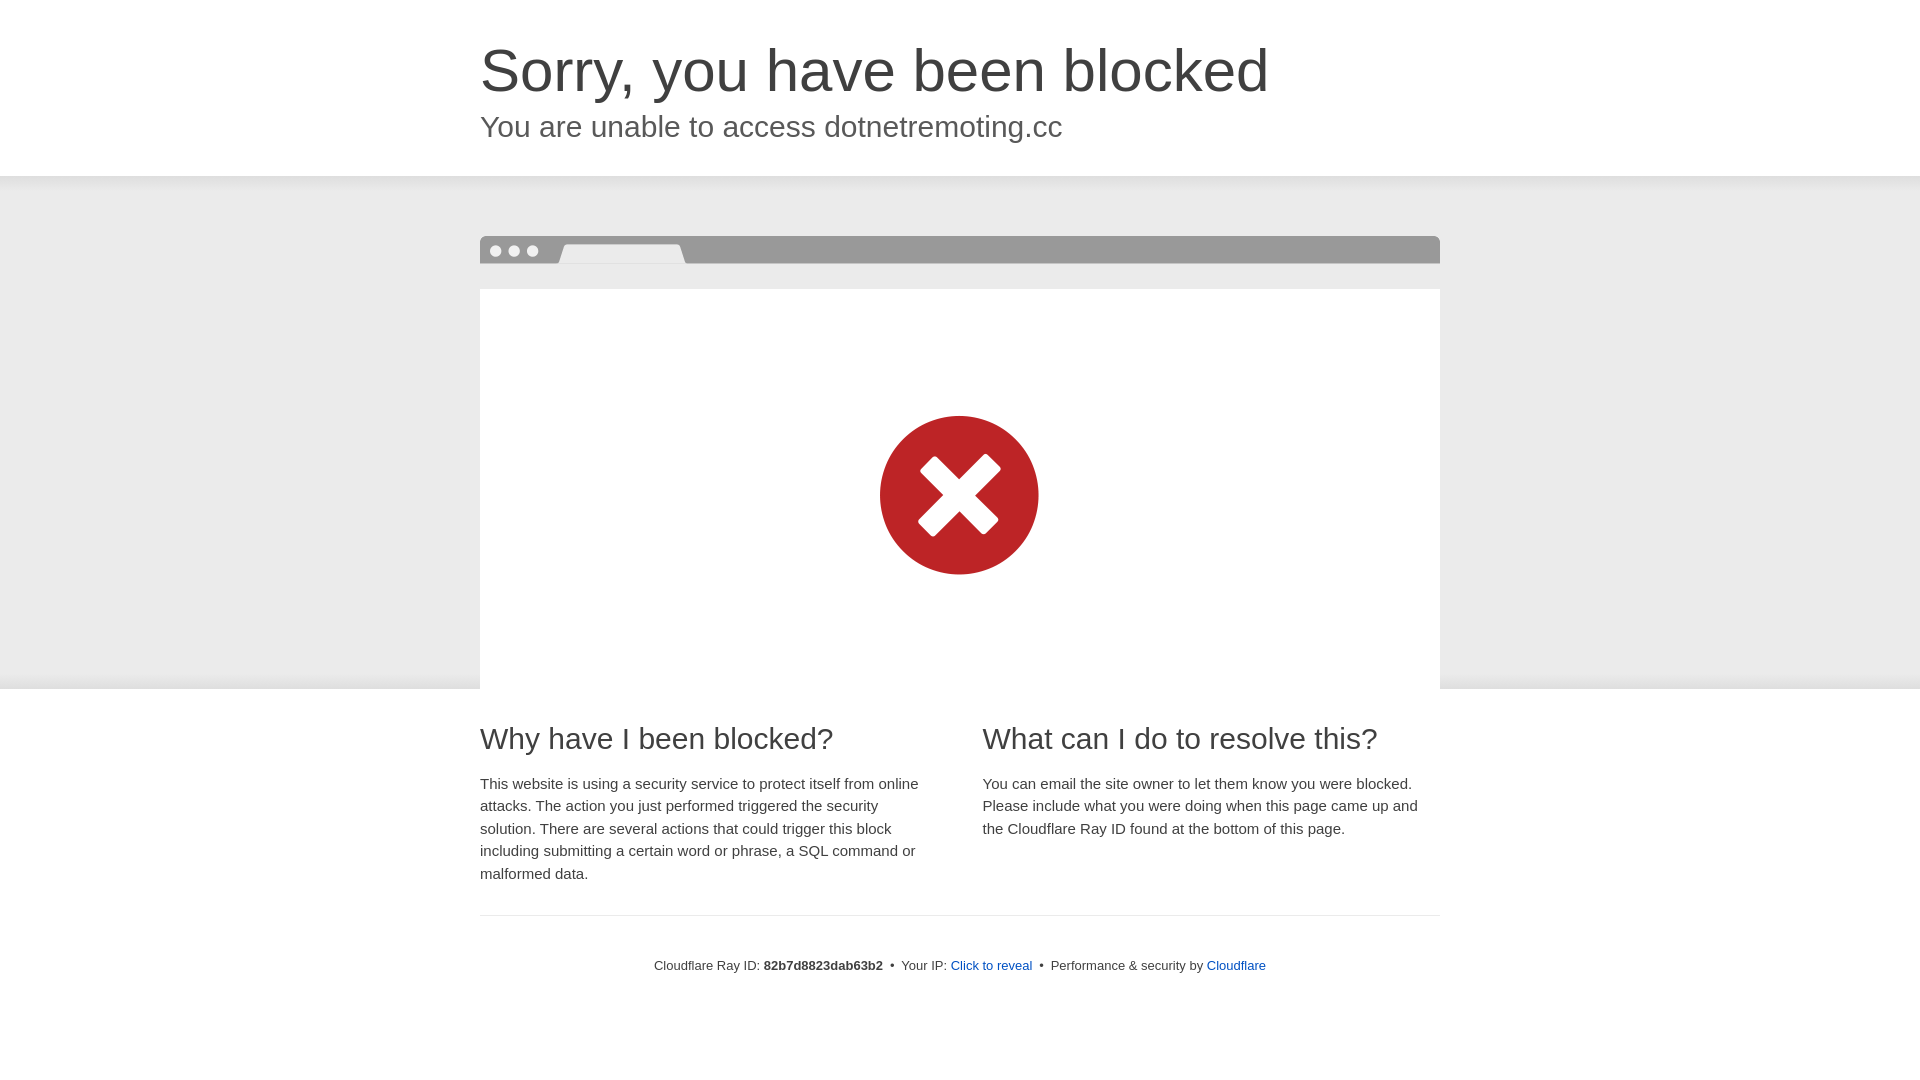 The width and height of the screenshot is (1920, 1080). What do you see at coordinates (1235, 964) in the screenshot?
I see `'Cloudflare'` at bounding box center [1235, 964].